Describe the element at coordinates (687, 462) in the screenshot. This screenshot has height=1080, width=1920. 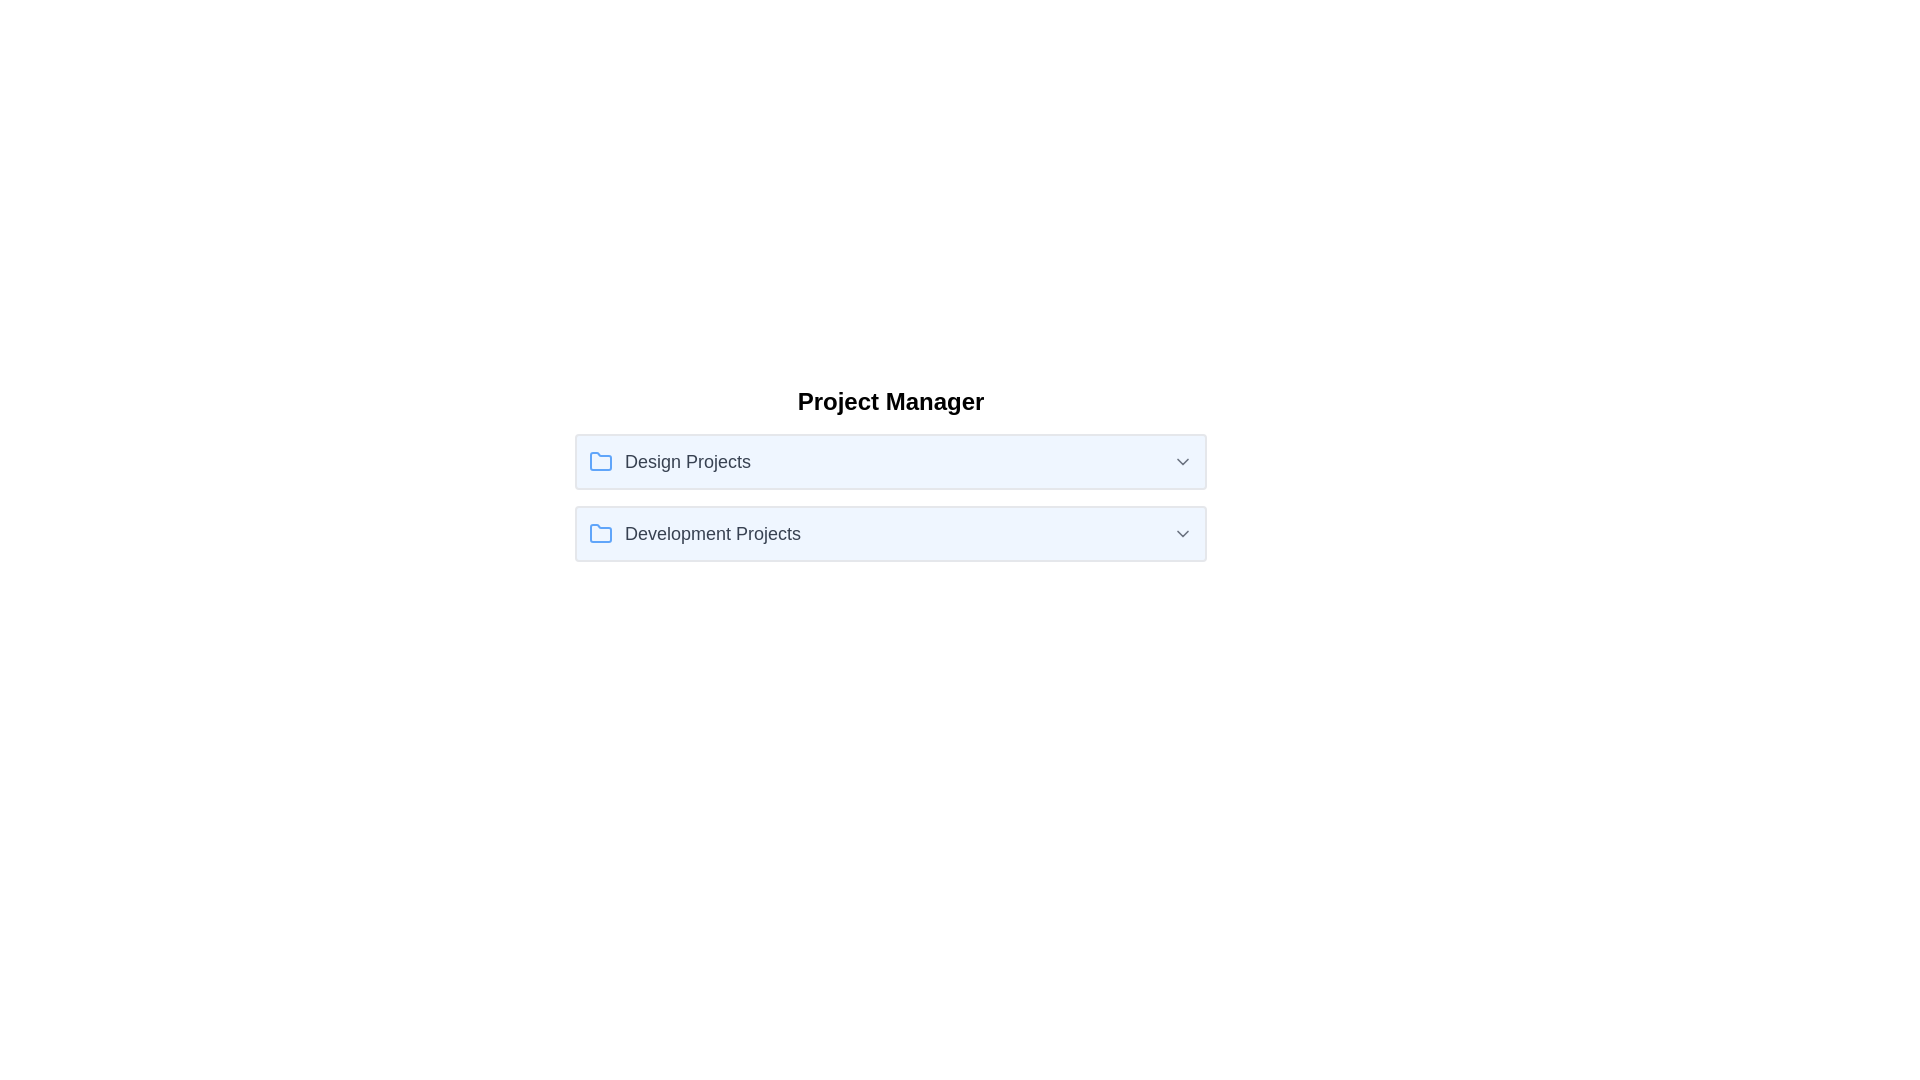
I see `the text label reading 'Design Projects' which is styled in gray and located next to a blue folder icon under the 'Project Manager' section` at that location.